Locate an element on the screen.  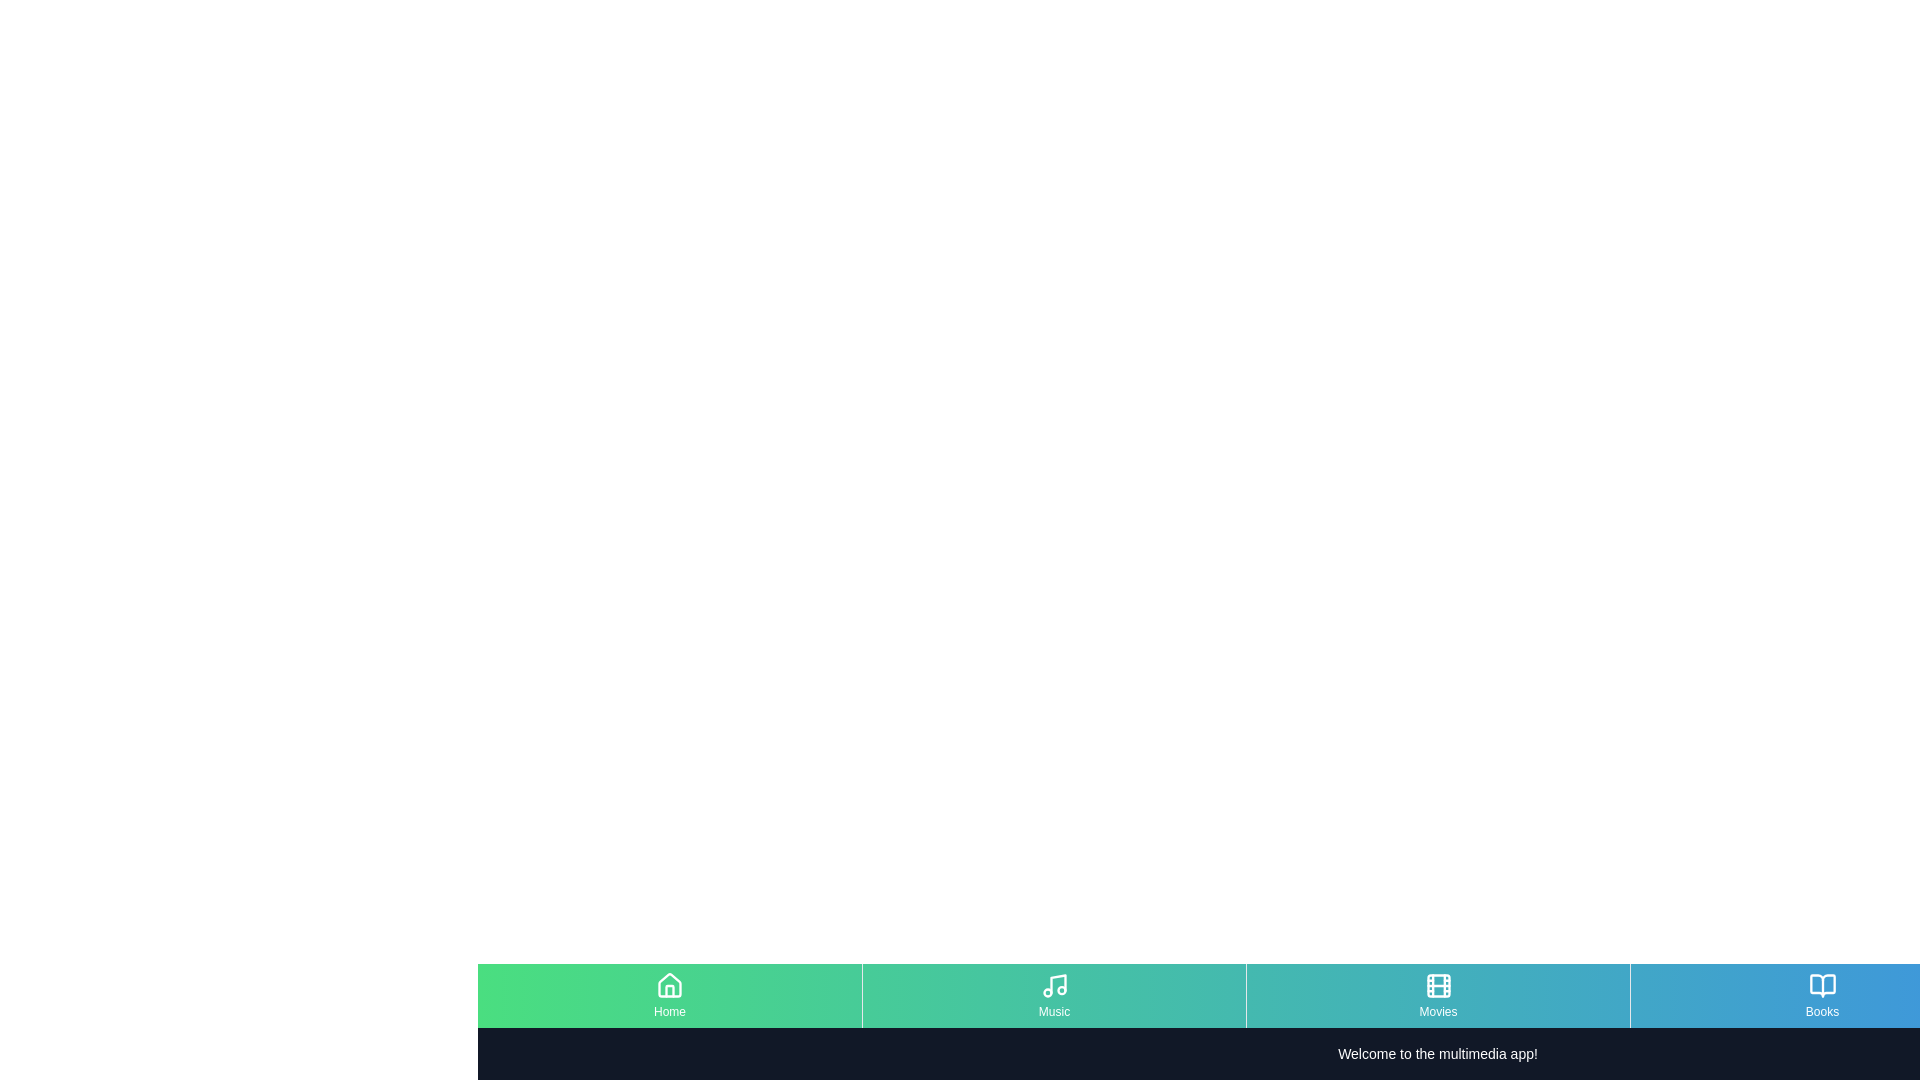
the menu item Home to navigate to its content is located at coordinates (670, 995).